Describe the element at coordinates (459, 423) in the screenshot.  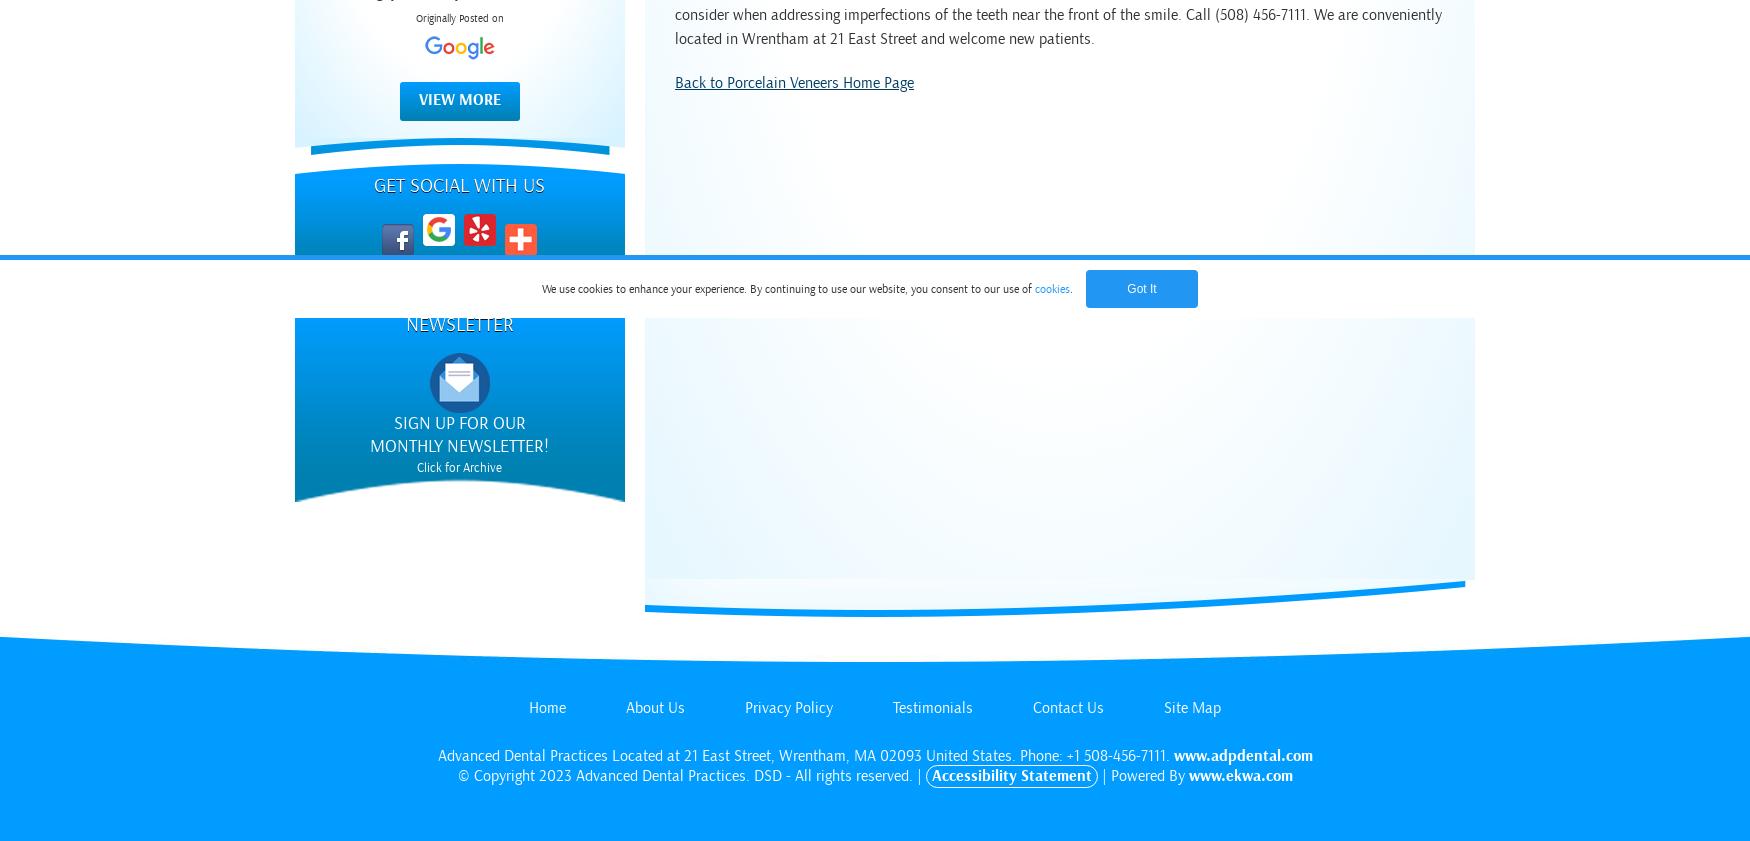
I see `'Sign up for our'` at that location.